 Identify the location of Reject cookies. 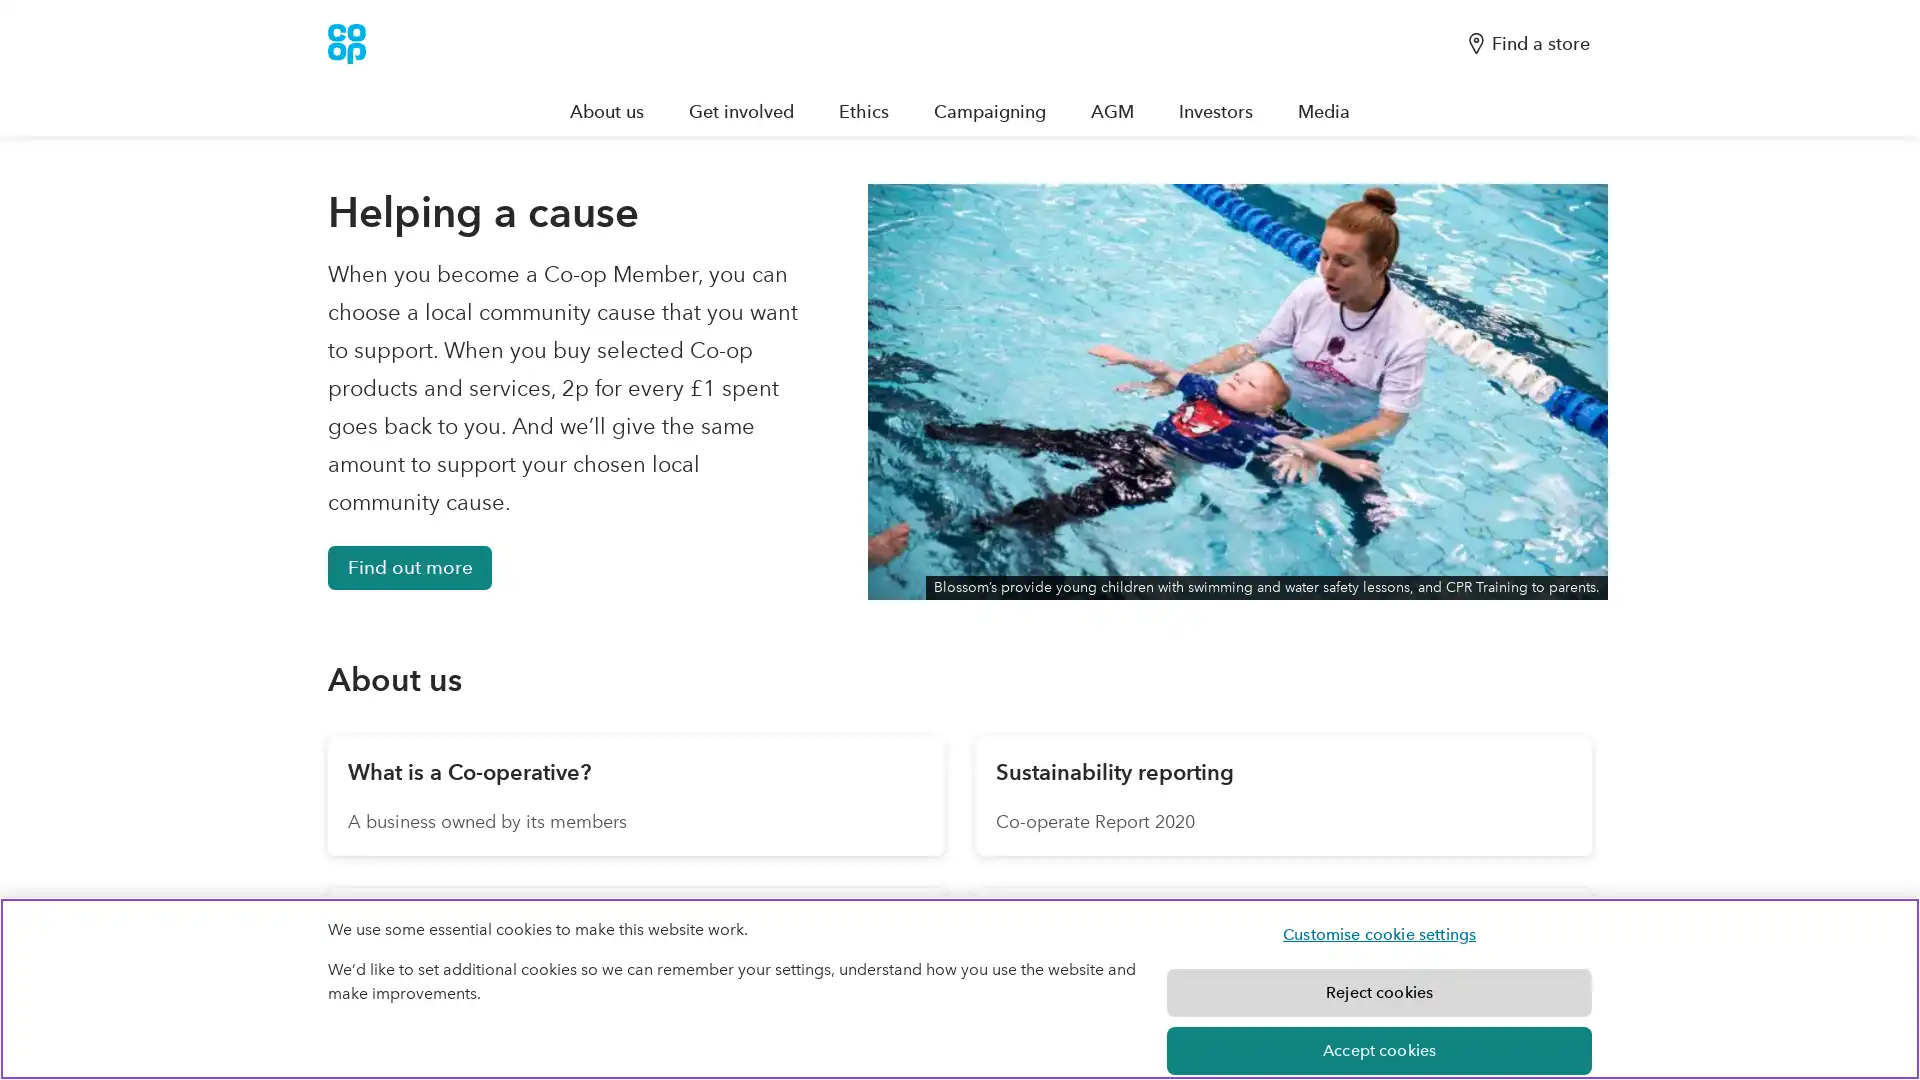
(1377, 992).